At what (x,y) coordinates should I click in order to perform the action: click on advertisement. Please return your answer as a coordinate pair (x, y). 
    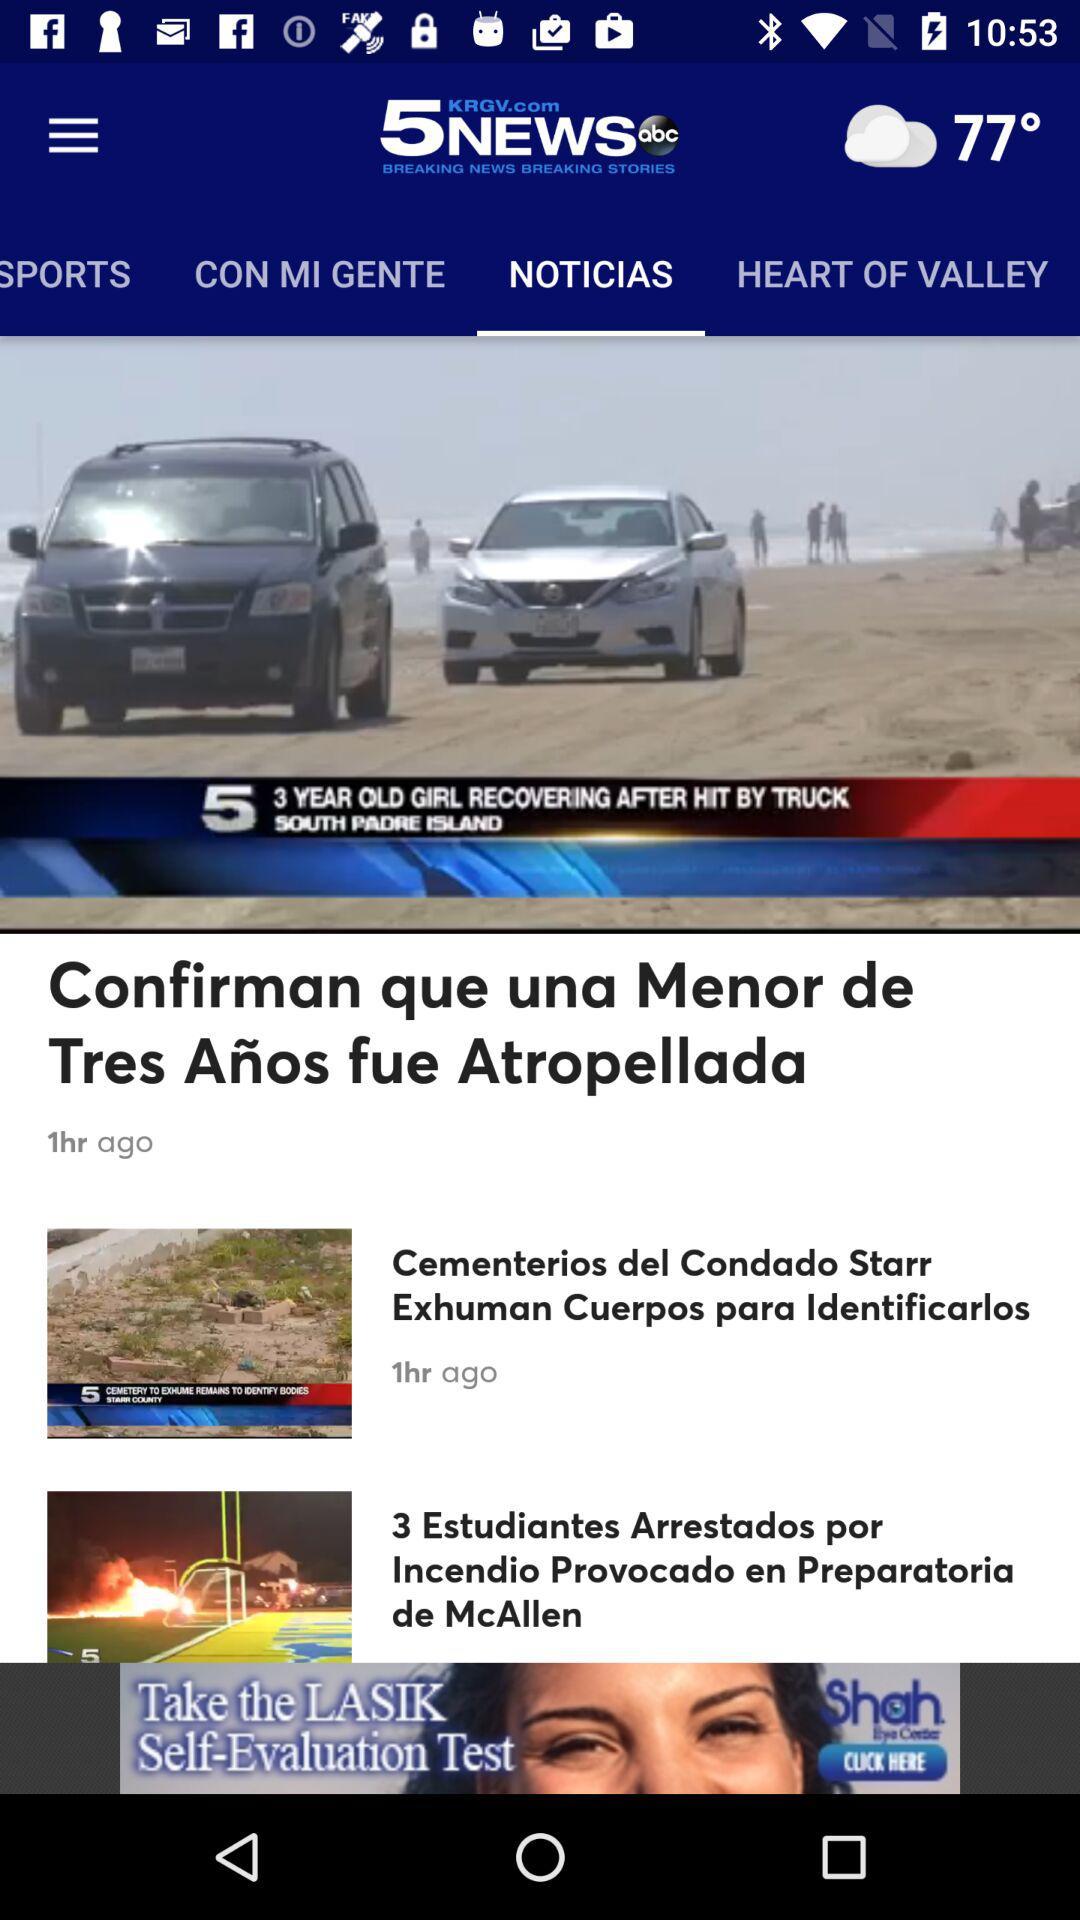
    Looking at the image, I should click on (540, 1727).